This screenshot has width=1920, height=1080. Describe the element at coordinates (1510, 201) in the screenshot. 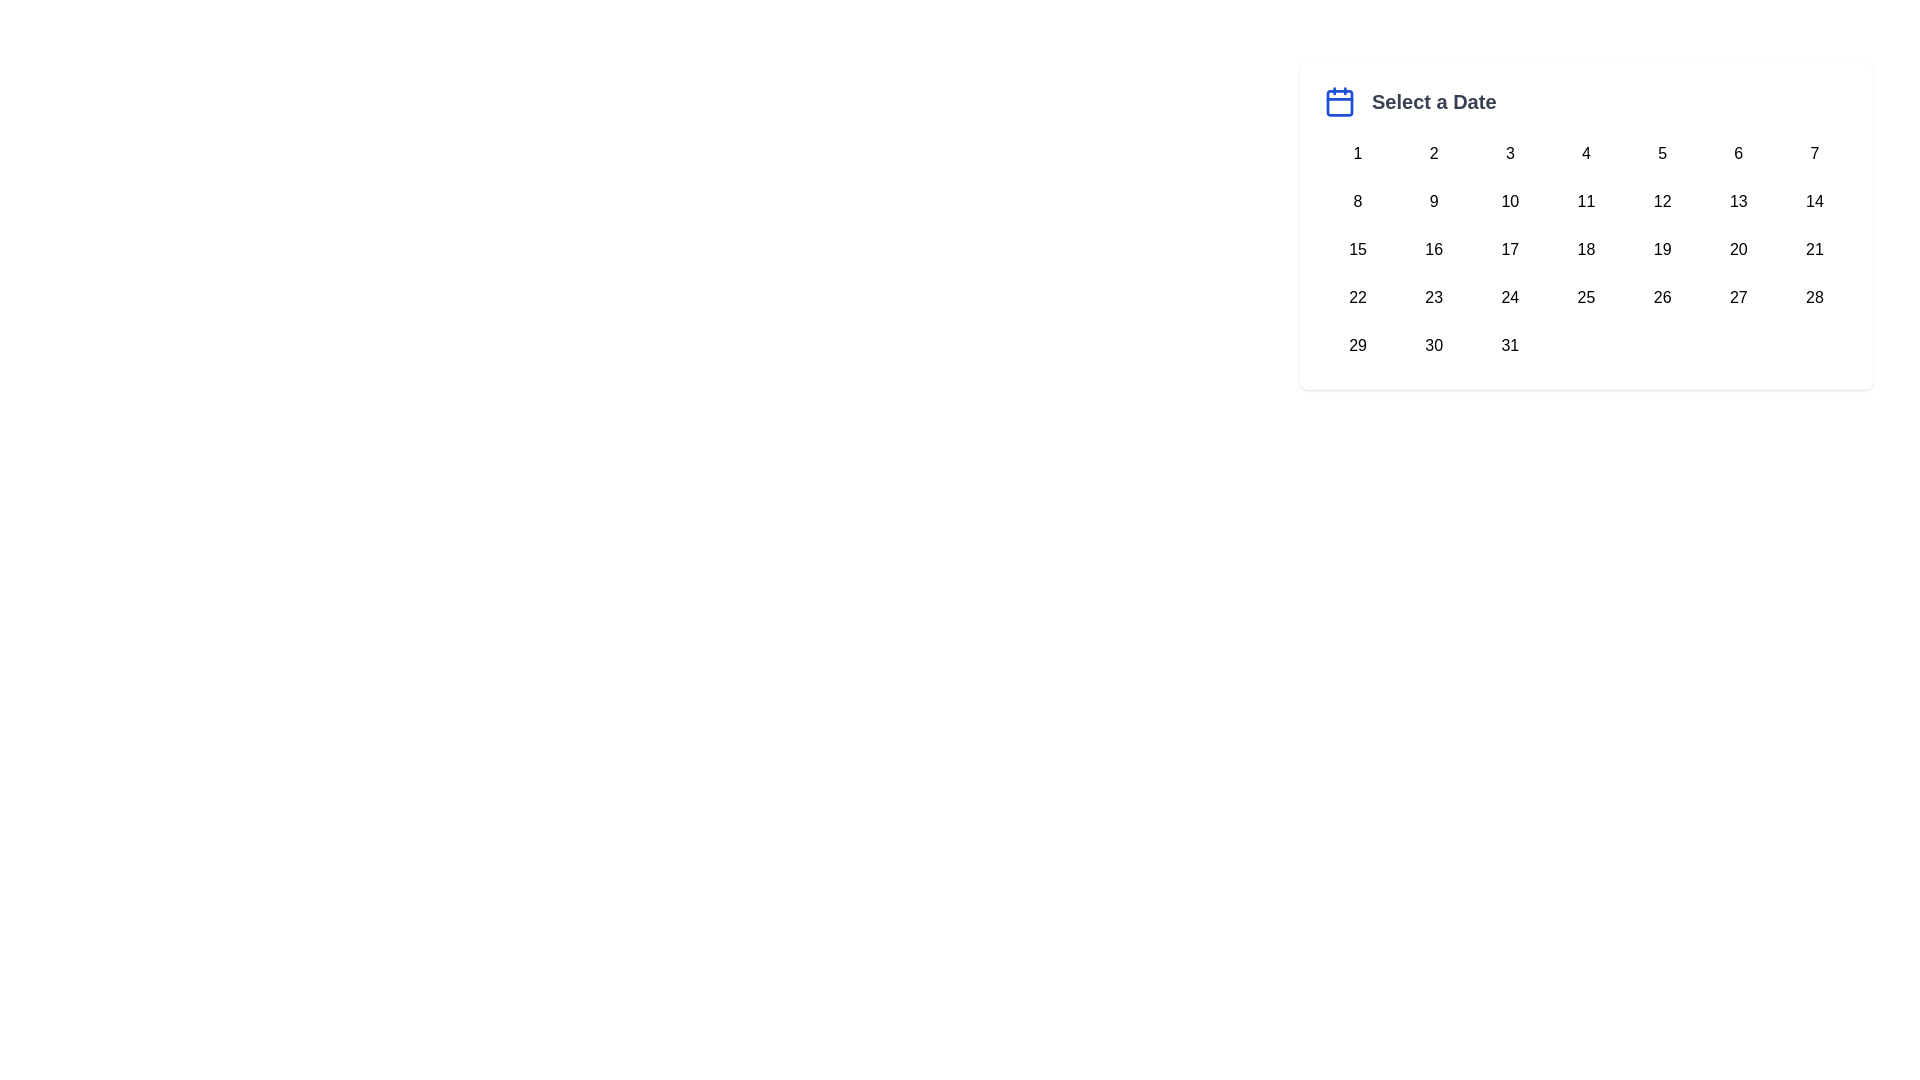

I see `the selectable day button representing the 10th day of the month in the calendar interface` at that location.